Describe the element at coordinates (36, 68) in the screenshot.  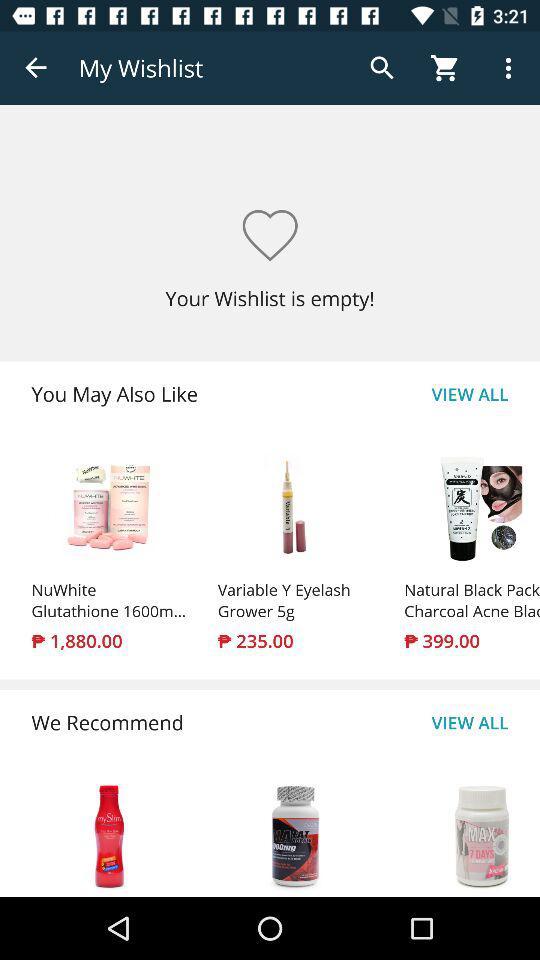
I see `previous` at that location.